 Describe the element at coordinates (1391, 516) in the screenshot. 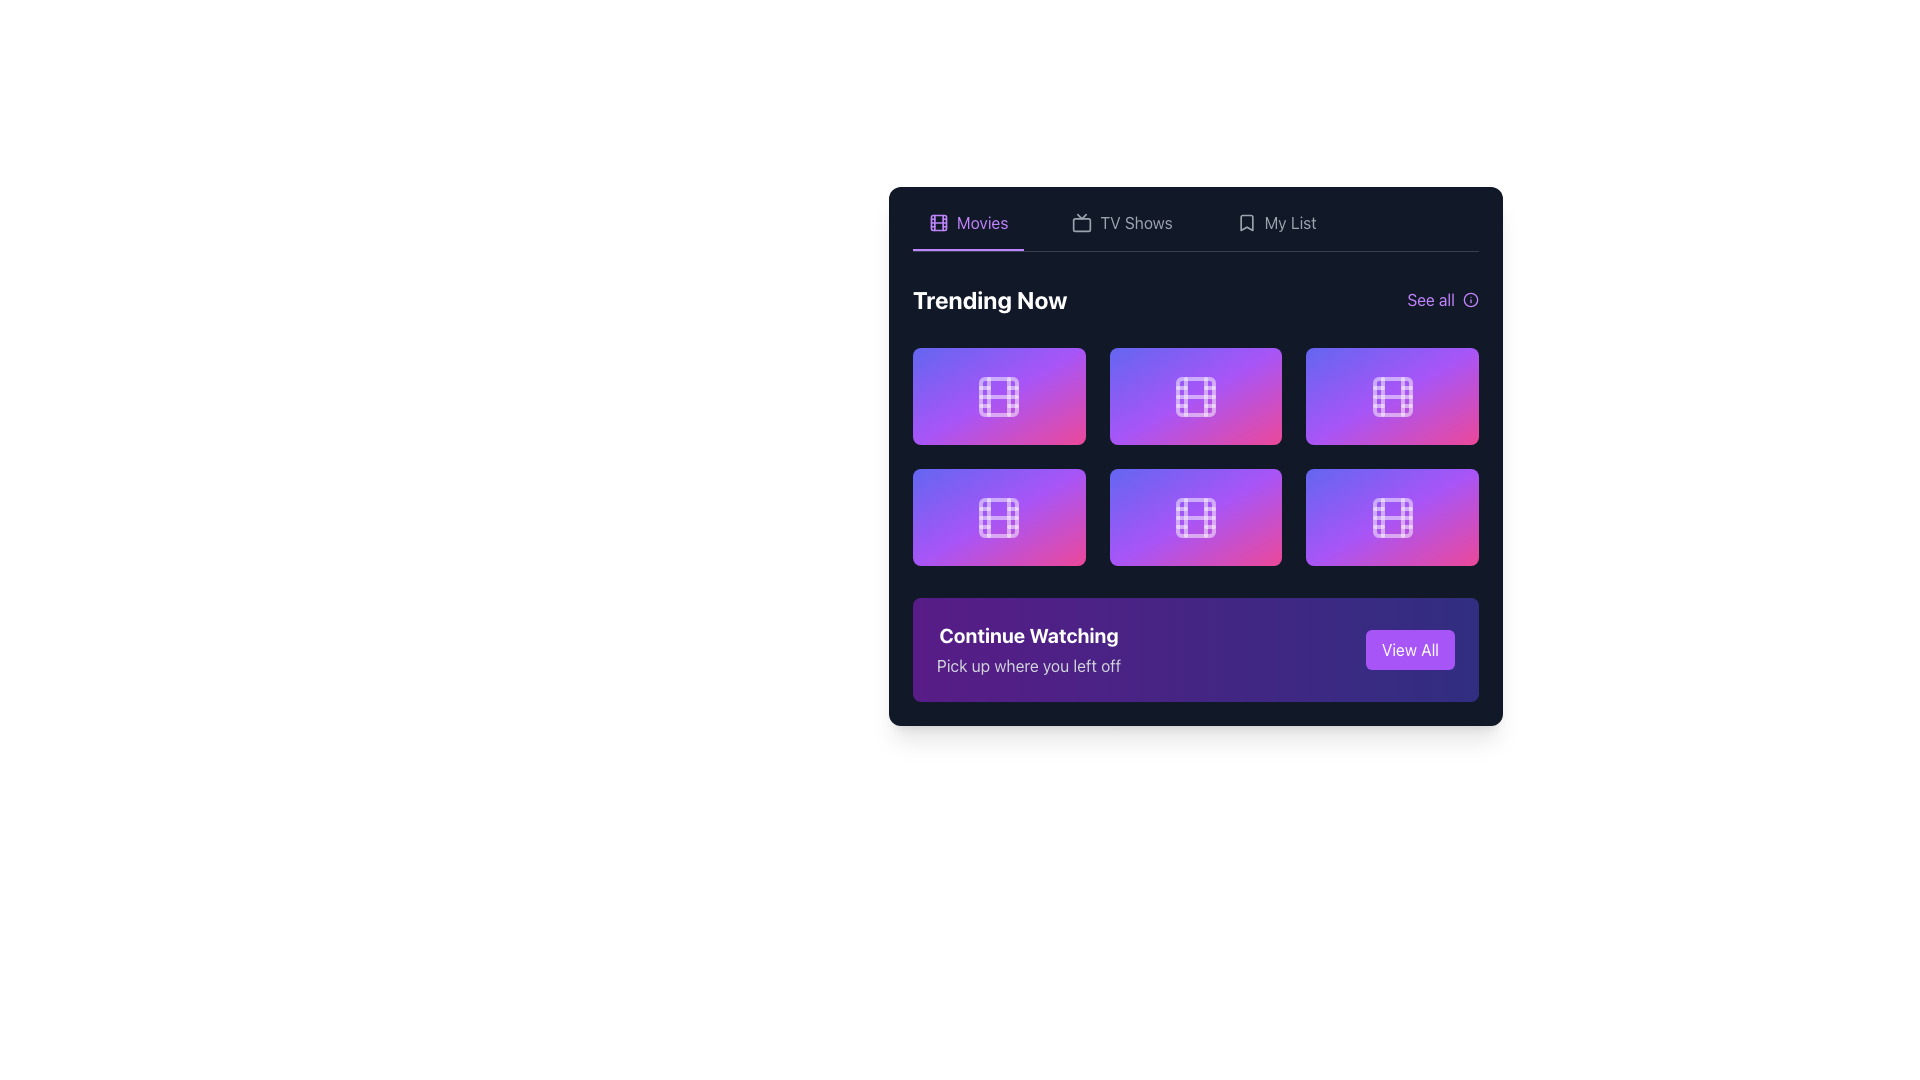

I see `the rectangular button with a gradient background from purple to pink that features a white film reel icon, located in the third column and second row of the 'Trending Now' section` at that location.